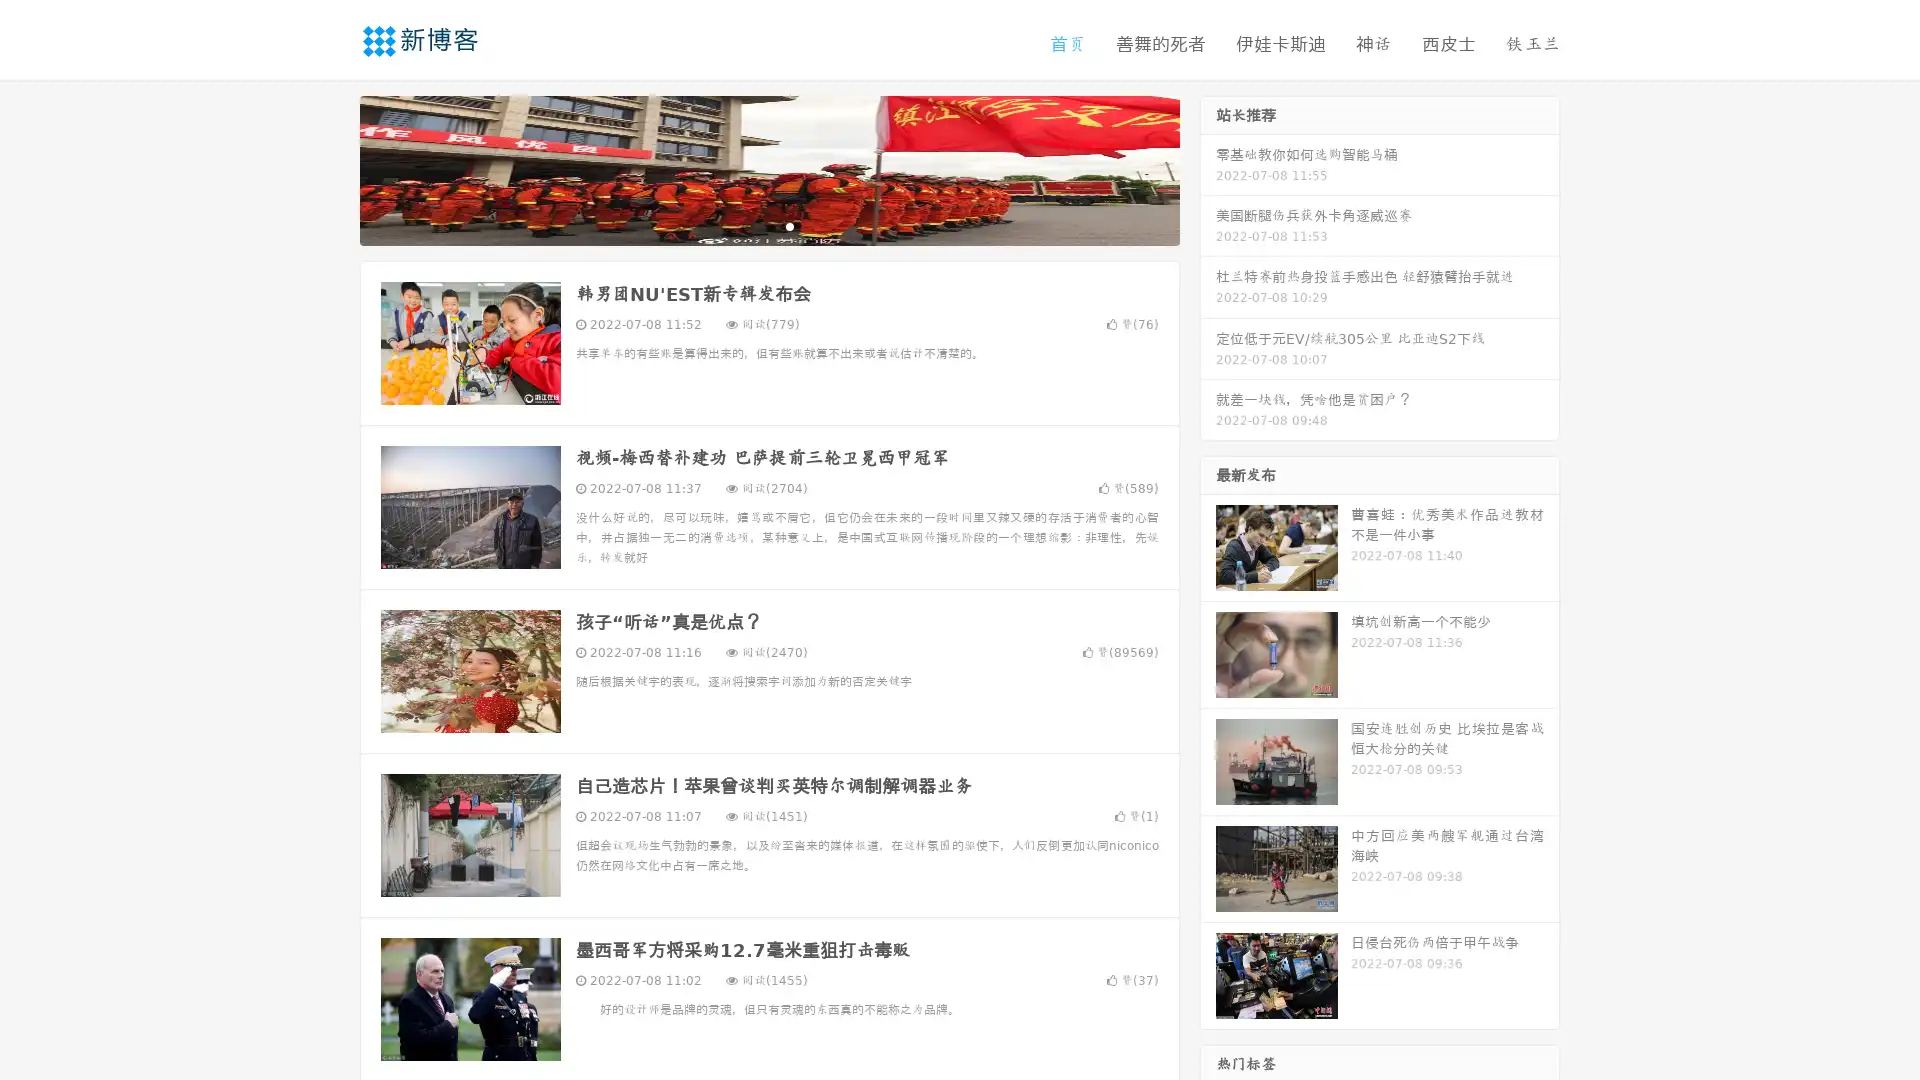 This screenshot has height=1080, width=1920. Describe the element at coordinates (768, 225) in the screenshot. I see `Go to slide 2` at that location.